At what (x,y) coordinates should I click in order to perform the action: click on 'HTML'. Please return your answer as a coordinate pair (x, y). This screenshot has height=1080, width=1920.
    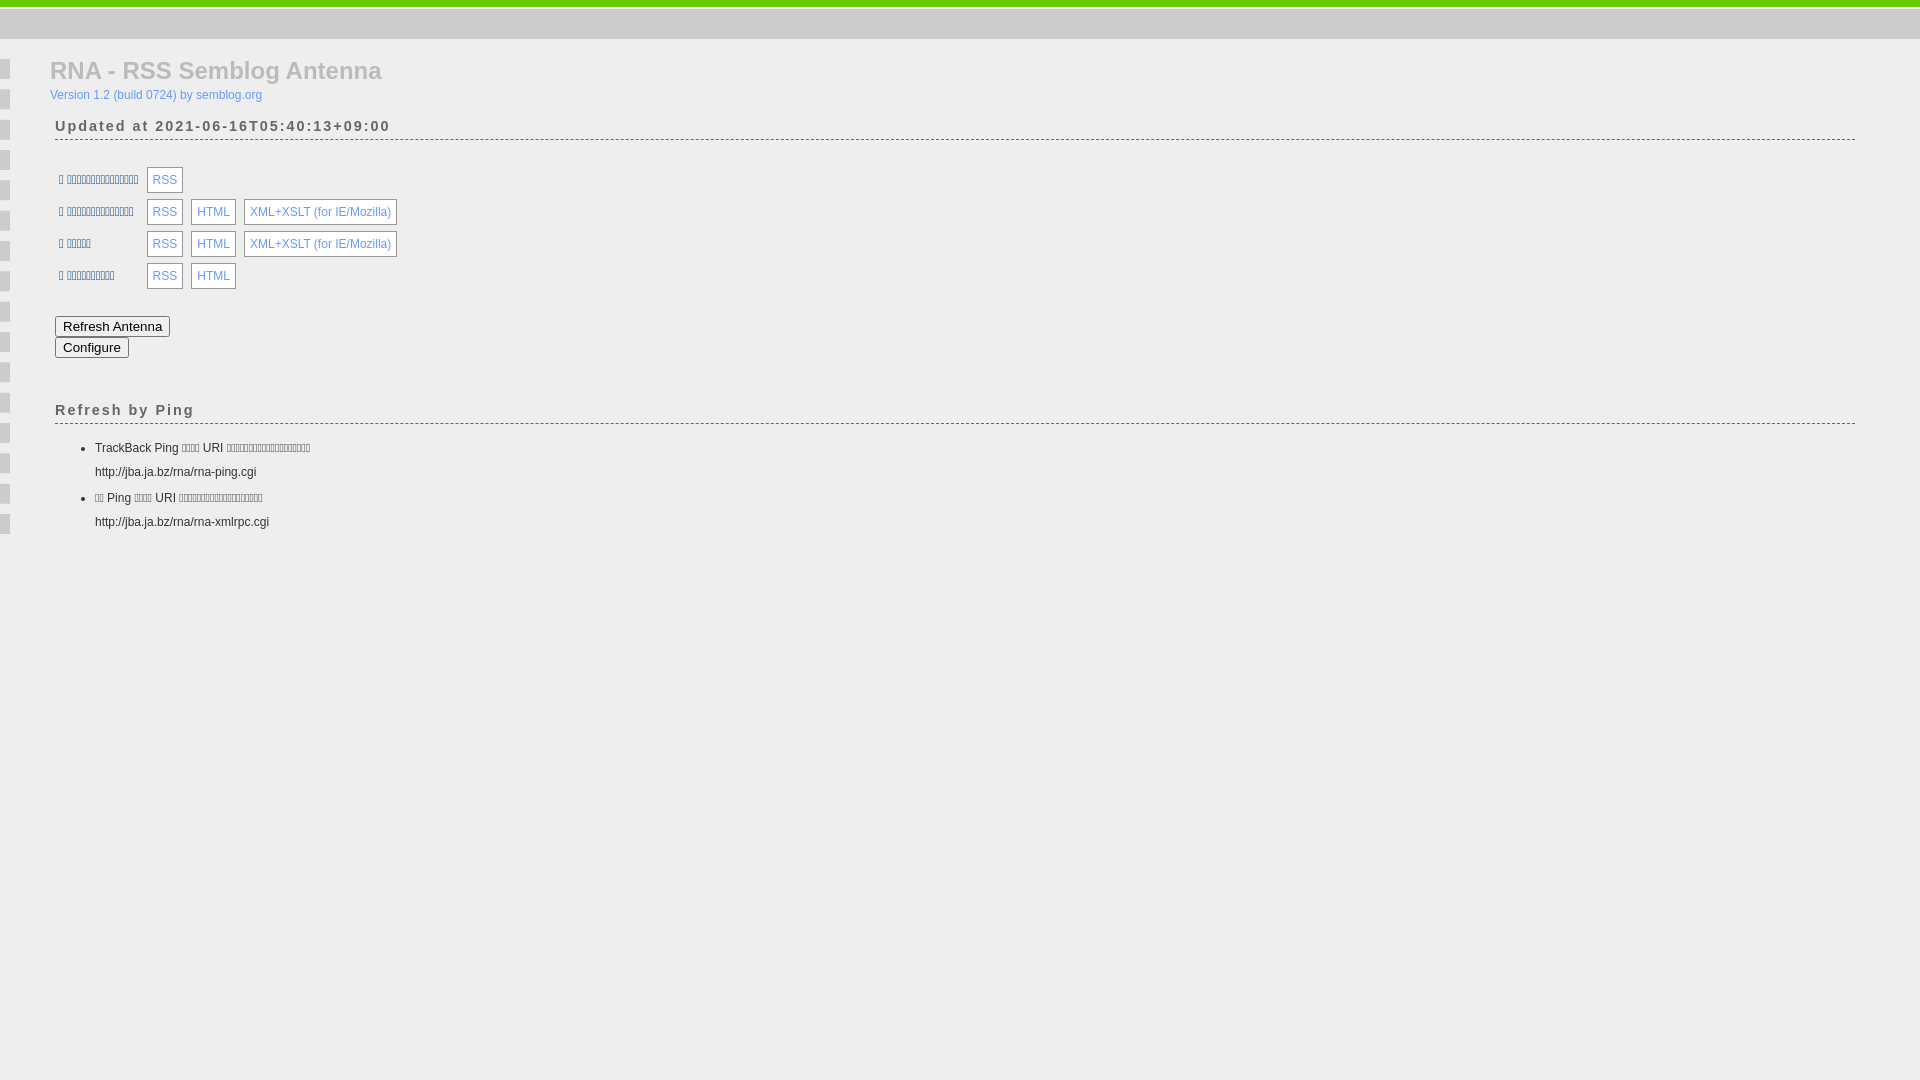
    Looking at the image, I should click on (213, 212).